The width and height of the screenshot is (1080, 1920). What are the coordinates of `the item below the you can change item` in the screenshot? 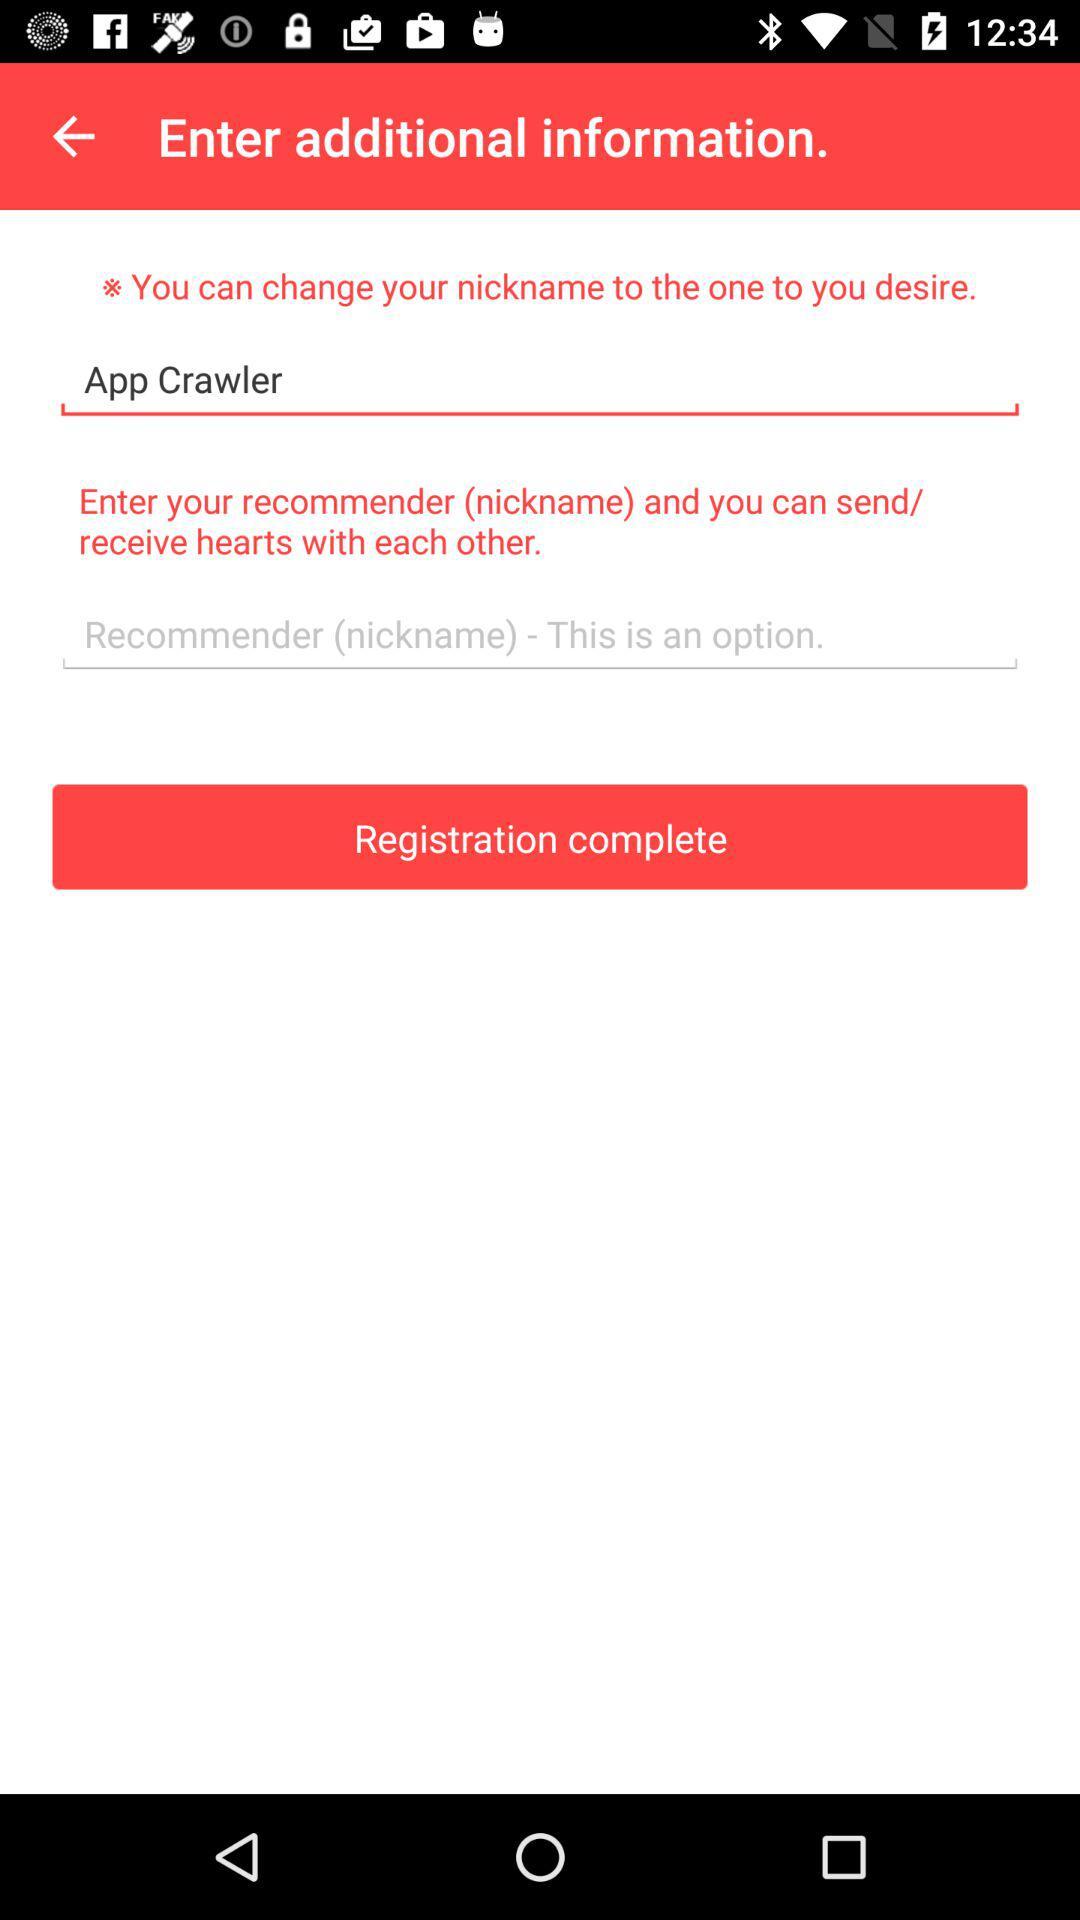 It's located at (540, 379).